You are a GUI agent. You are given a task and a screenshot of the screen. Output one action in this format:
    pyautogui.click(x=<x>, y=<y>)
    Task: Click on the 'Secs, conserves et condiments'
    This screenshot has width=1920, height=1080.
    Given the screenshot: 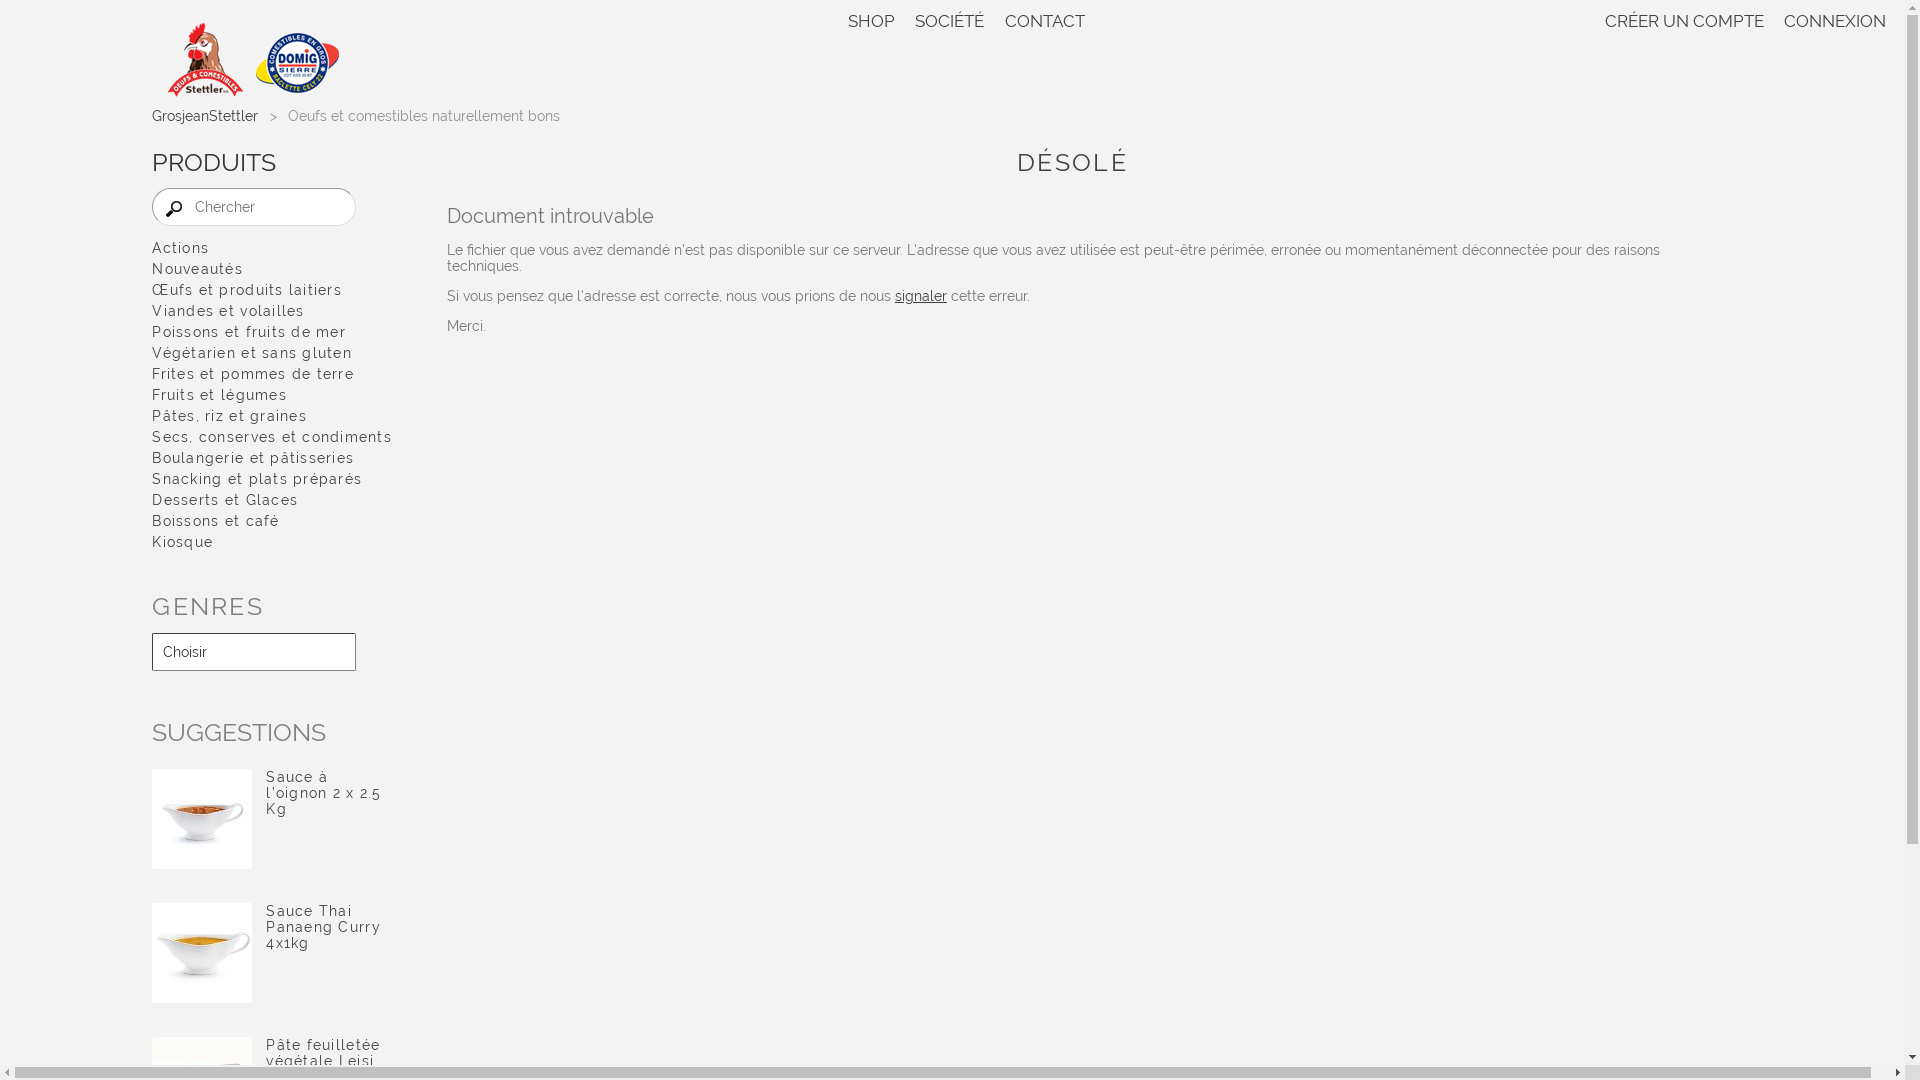 What is the action you would take?
    pyautogui.click(x=271, y=435)
    